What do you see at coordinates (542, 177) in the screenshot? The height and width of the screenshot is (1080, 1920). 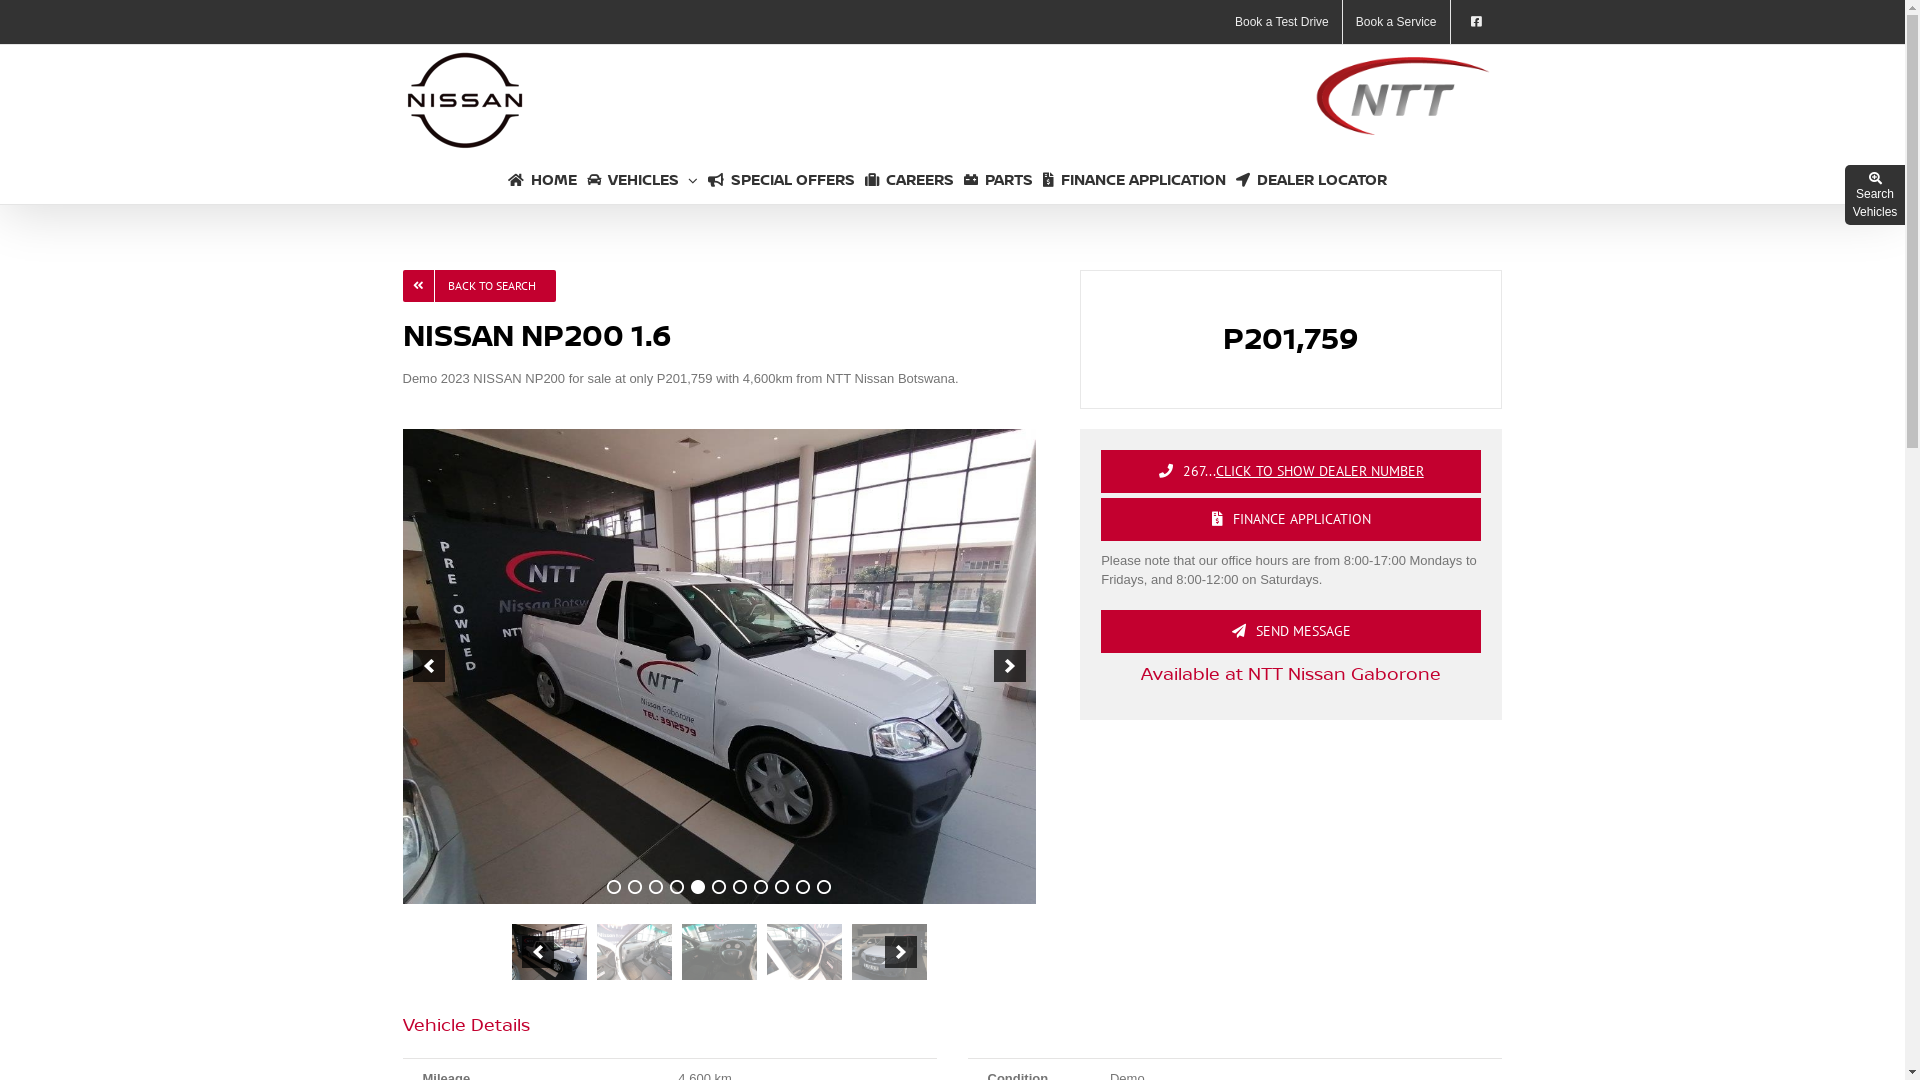 I see `'HOME'` at bounding box center [542, 177].